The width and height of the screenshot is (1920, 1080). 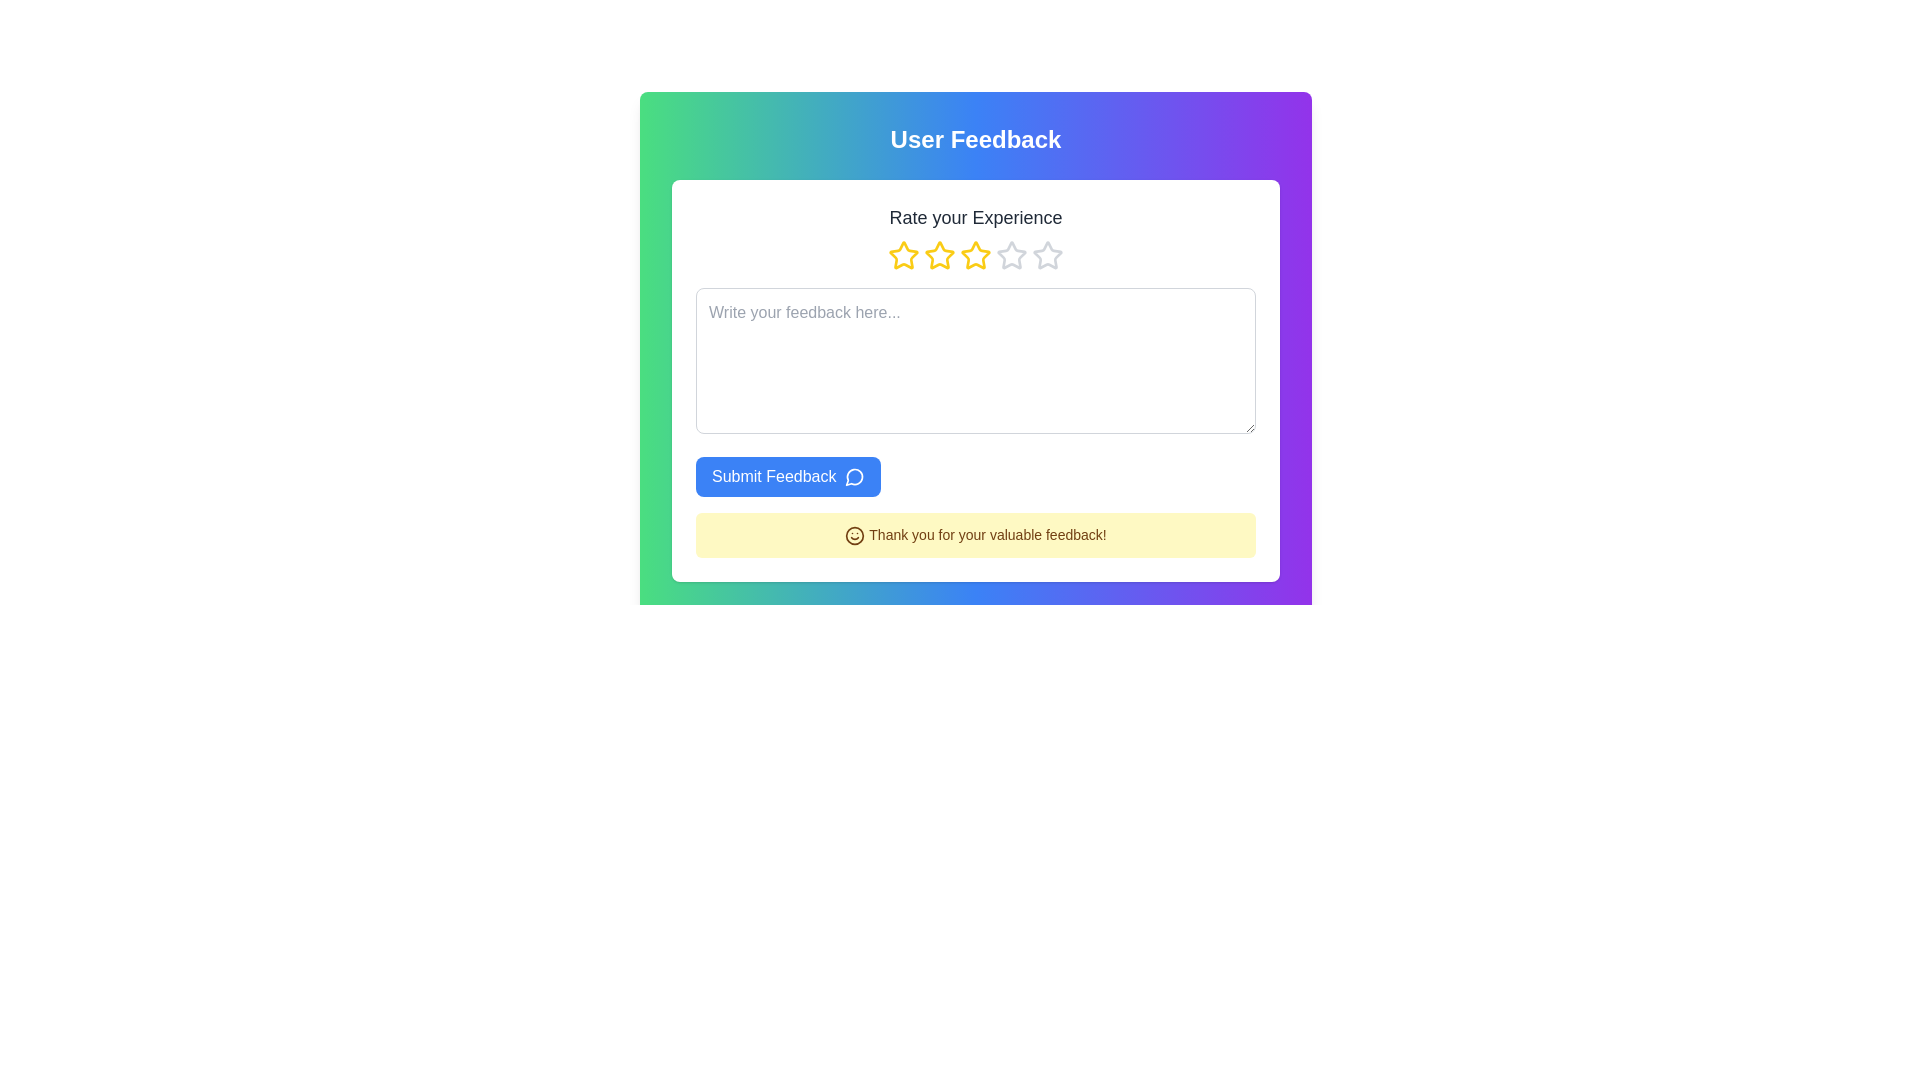 What do you see at coordinates (1046, 254) in the screenshot?
I see `the fourth star in the 'Rate your Experience' section, which serves as an interactive star rating control for selecting a four-star rating` at bounding box center [1046, 254].